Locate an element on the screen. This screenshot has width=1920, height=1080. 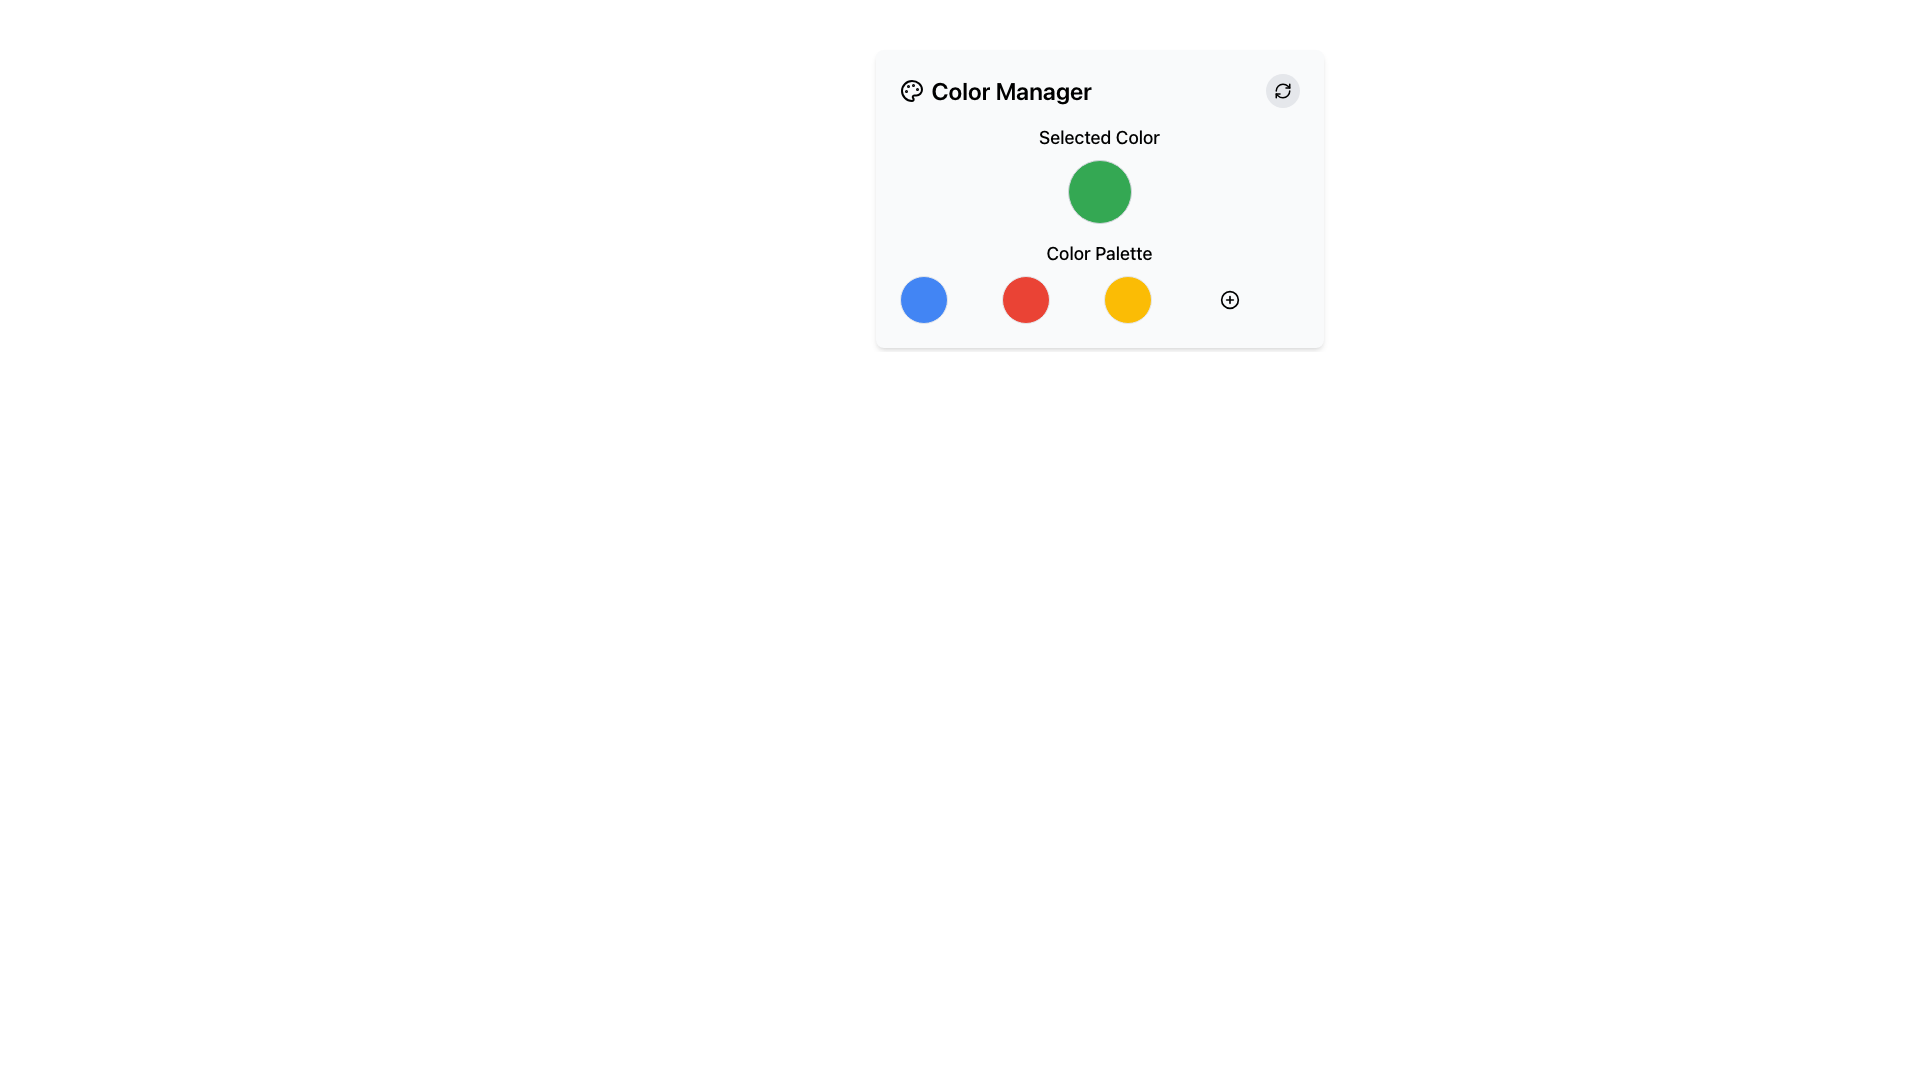
the fourth circular action button on the right side of the grid layout is located at coordinates (1228, 300).